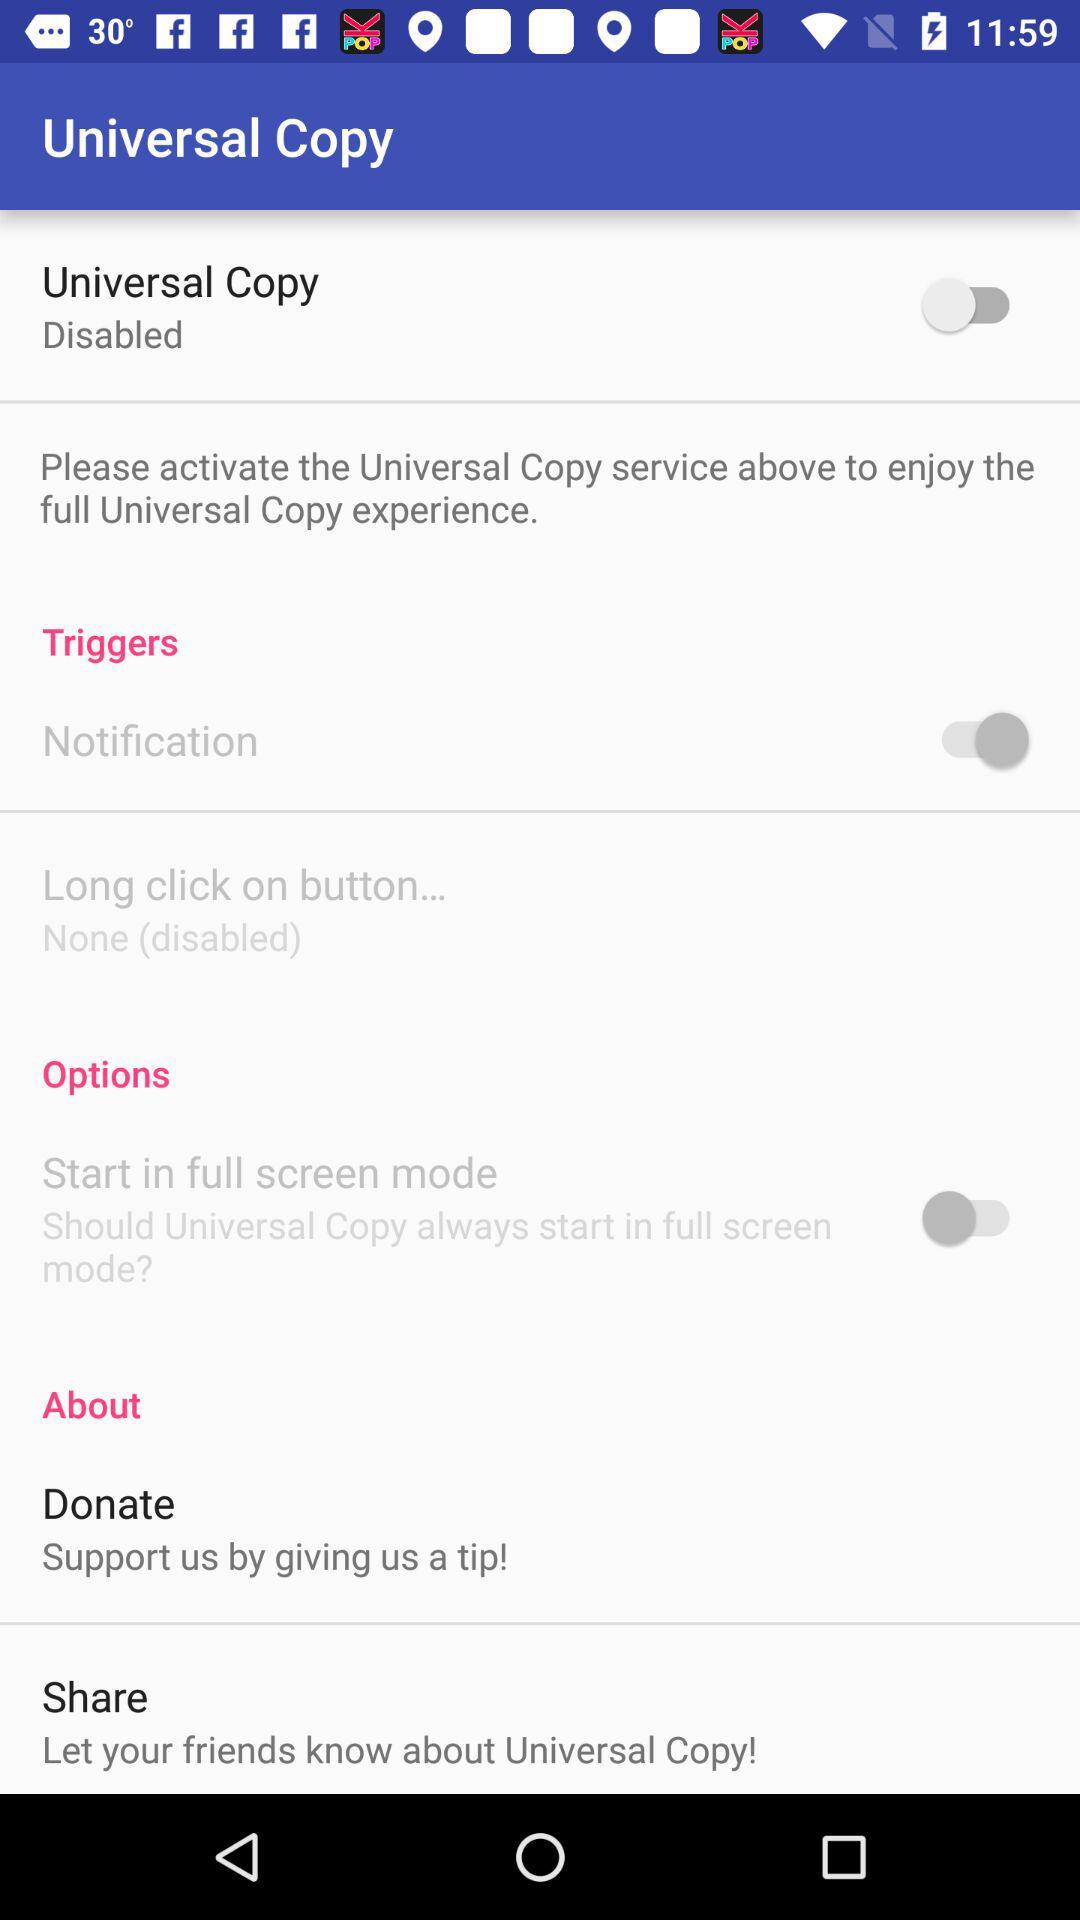 The height and width of the screenshot is (1920, 1080). What do you see at coordinates (974, 738) in the screenshot?
I see `notifications` at bounding box center [974, 738].